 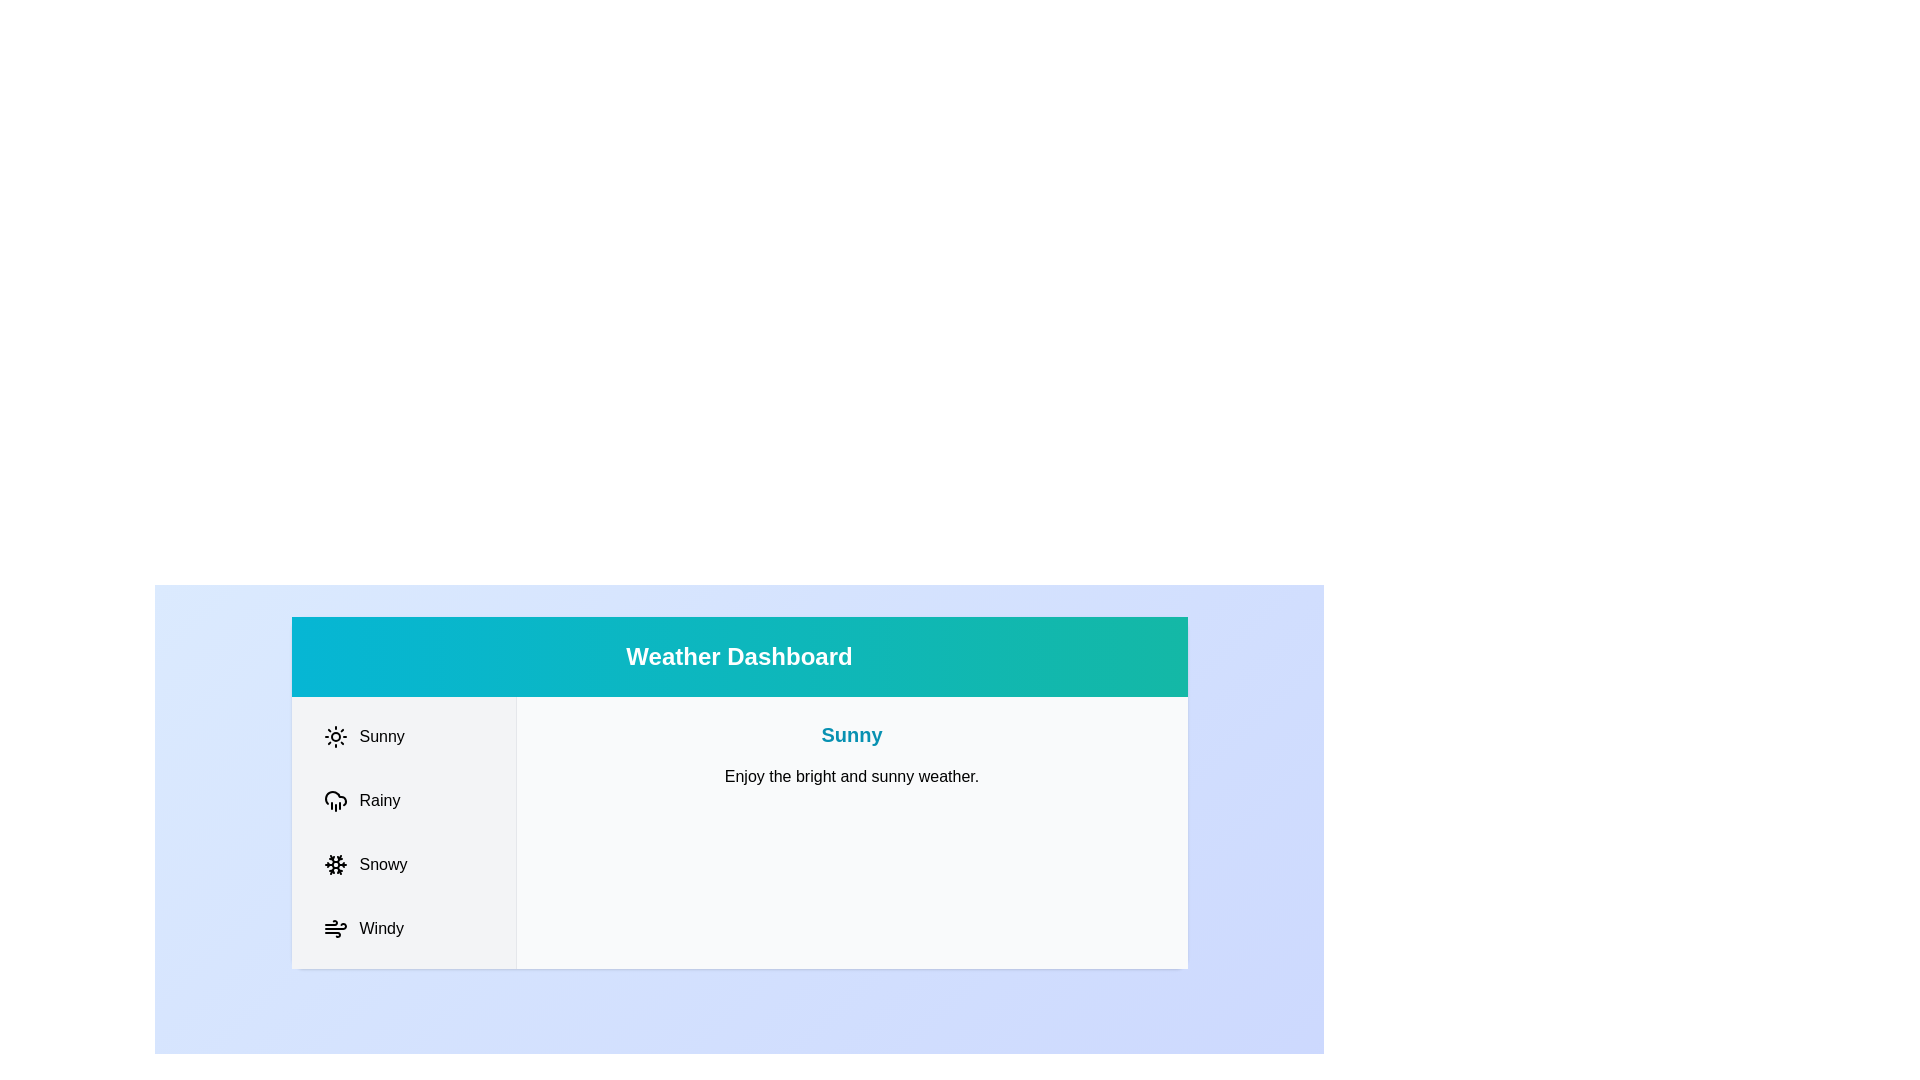 What do you see at coordinates (402, 800) in the screenshot?
I see `the Rainy tab to switch to it` at bounding box center [402, 800].